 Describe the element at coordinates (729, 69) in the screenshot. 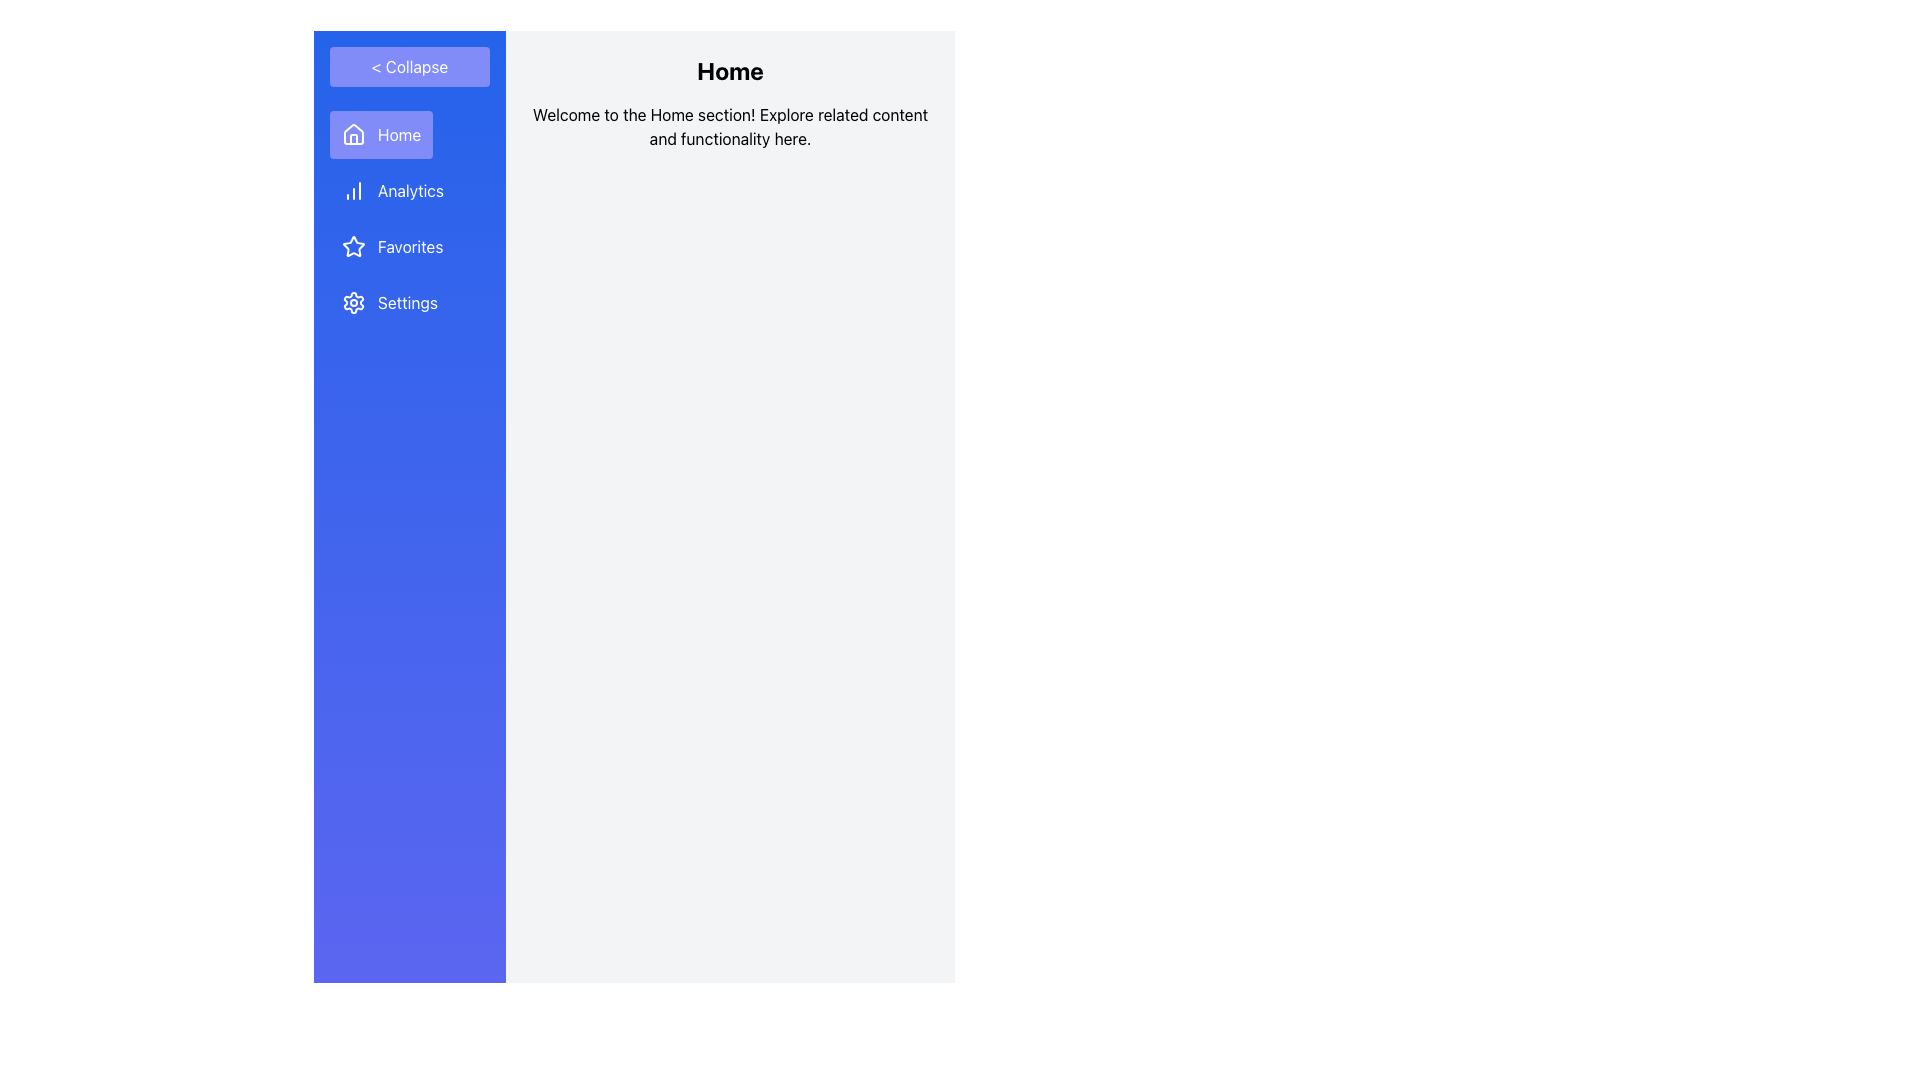

I see `text 'Home' displayed in bold and large font size in the header section, which is prominently styled against a light gray background` at that location.